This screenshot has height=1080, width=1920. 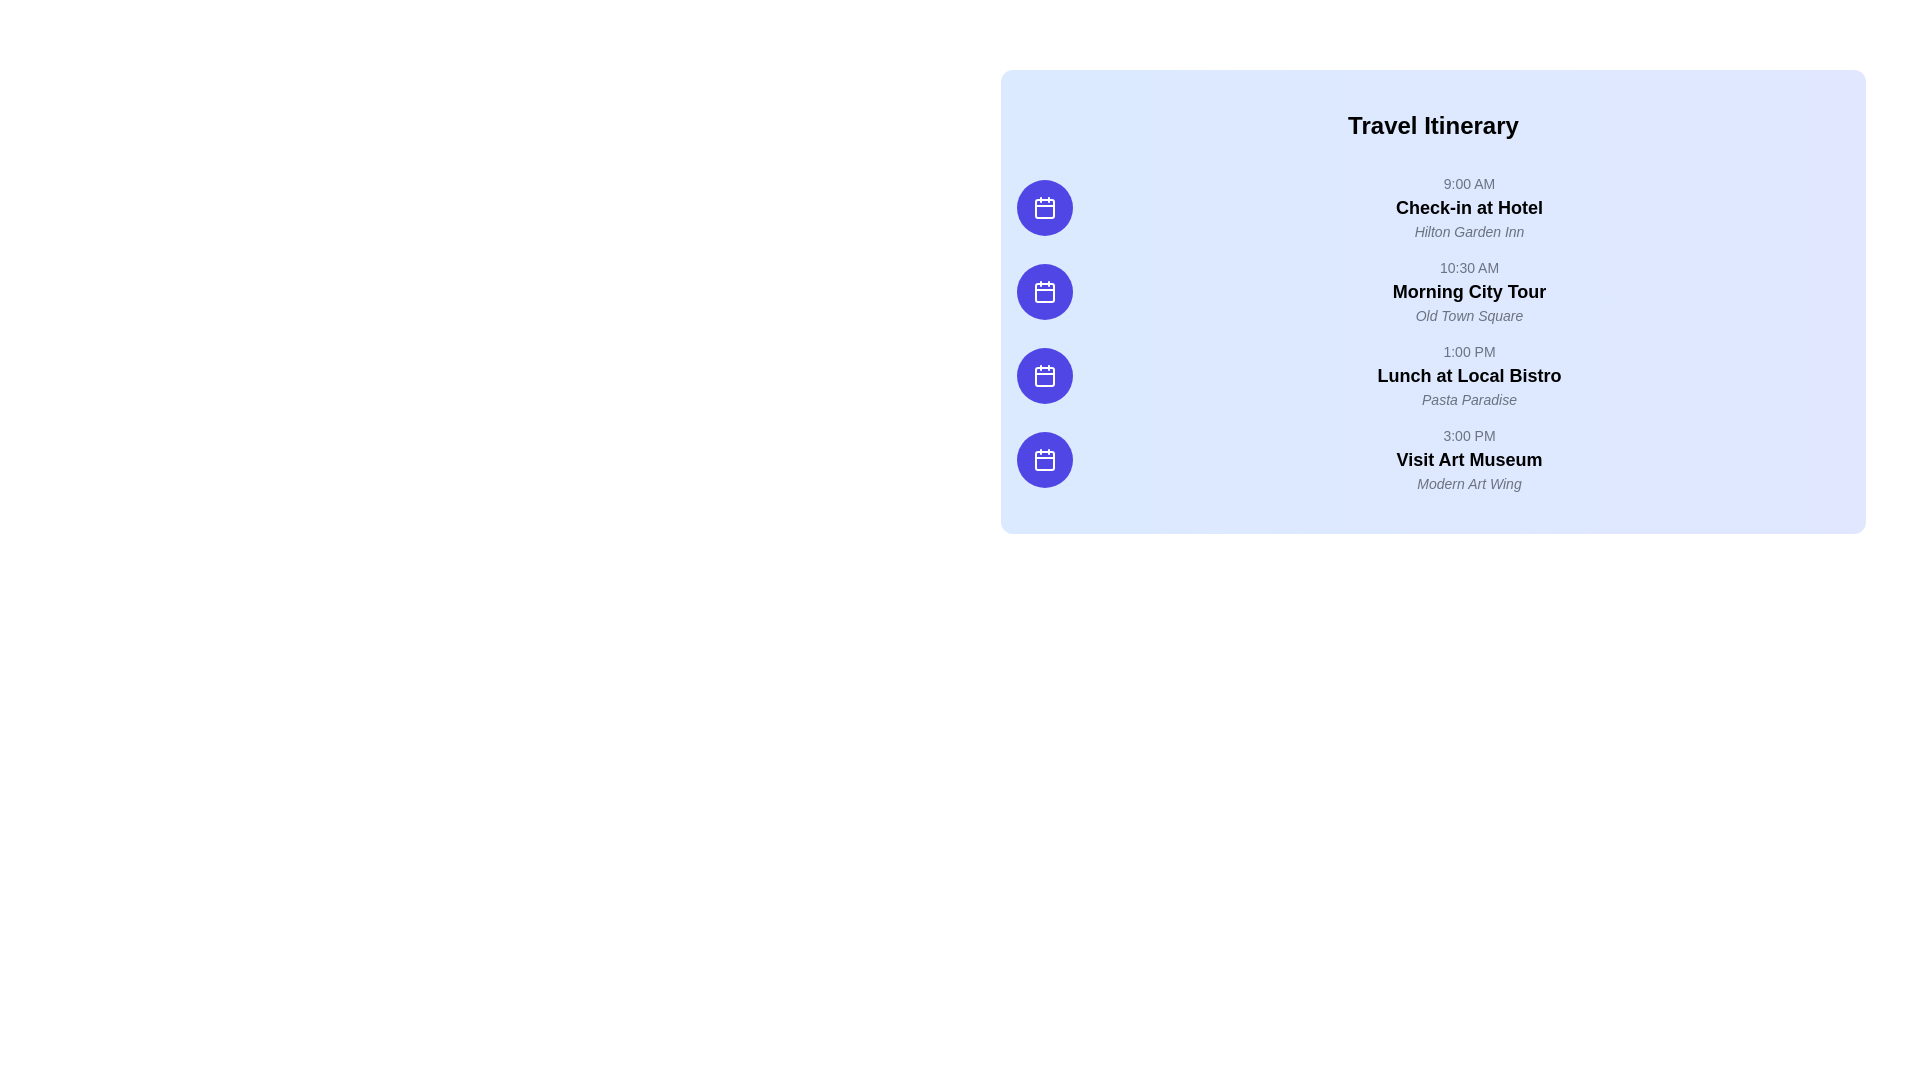 I want to click on the text label that describes an event in the travel itinerary, which is positioned below '3:00 PM' and above 'Modern Art Wing', so click(x=1469, y=459).